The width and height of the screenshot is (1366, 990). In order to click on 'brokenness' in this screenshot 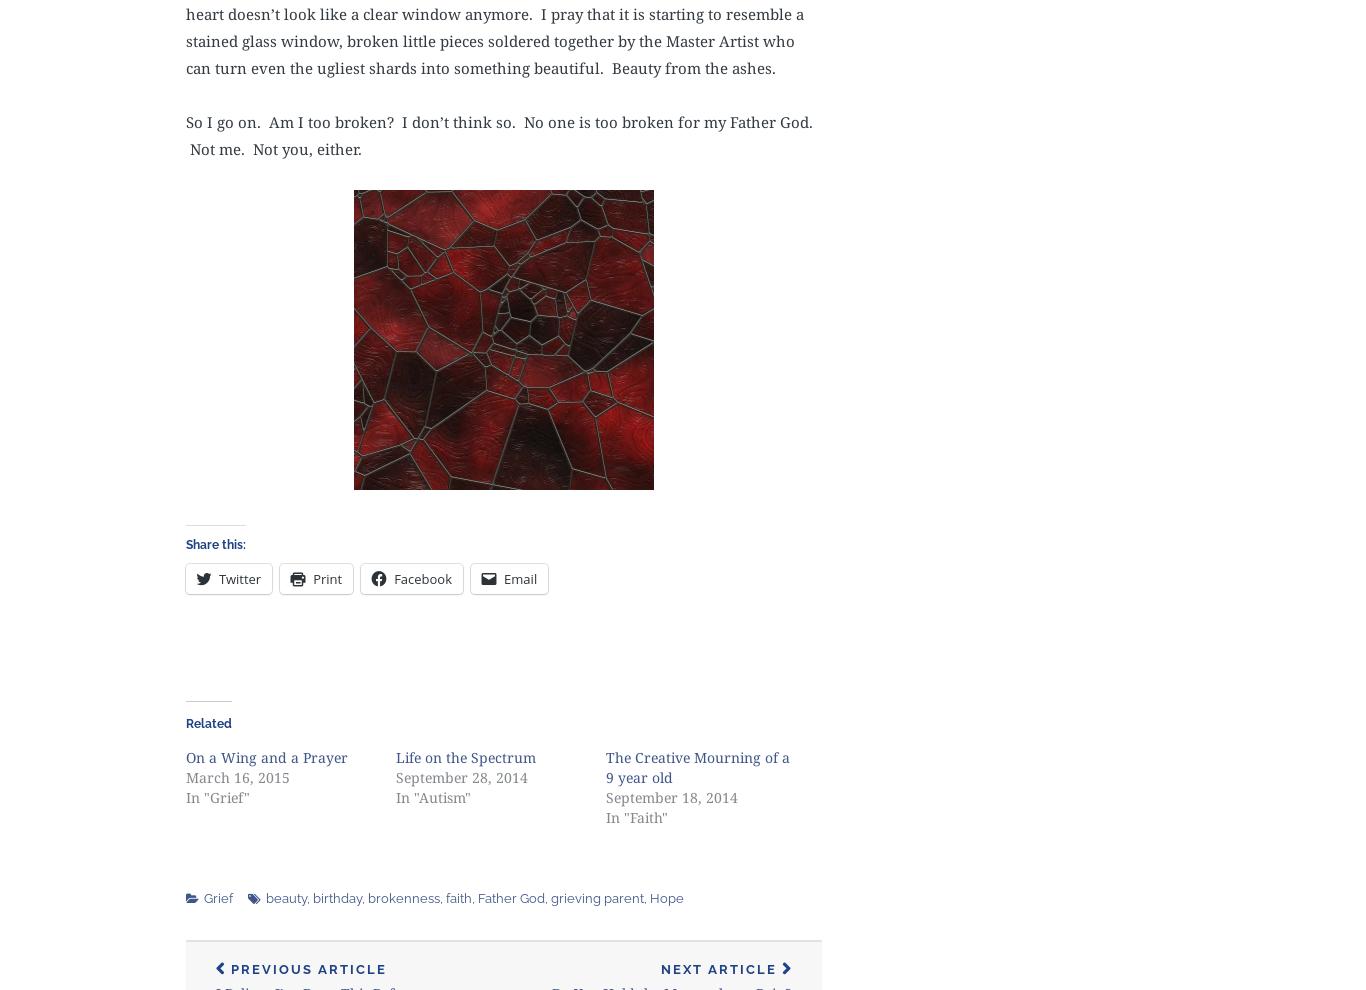, I will do `click(403, 896)`.